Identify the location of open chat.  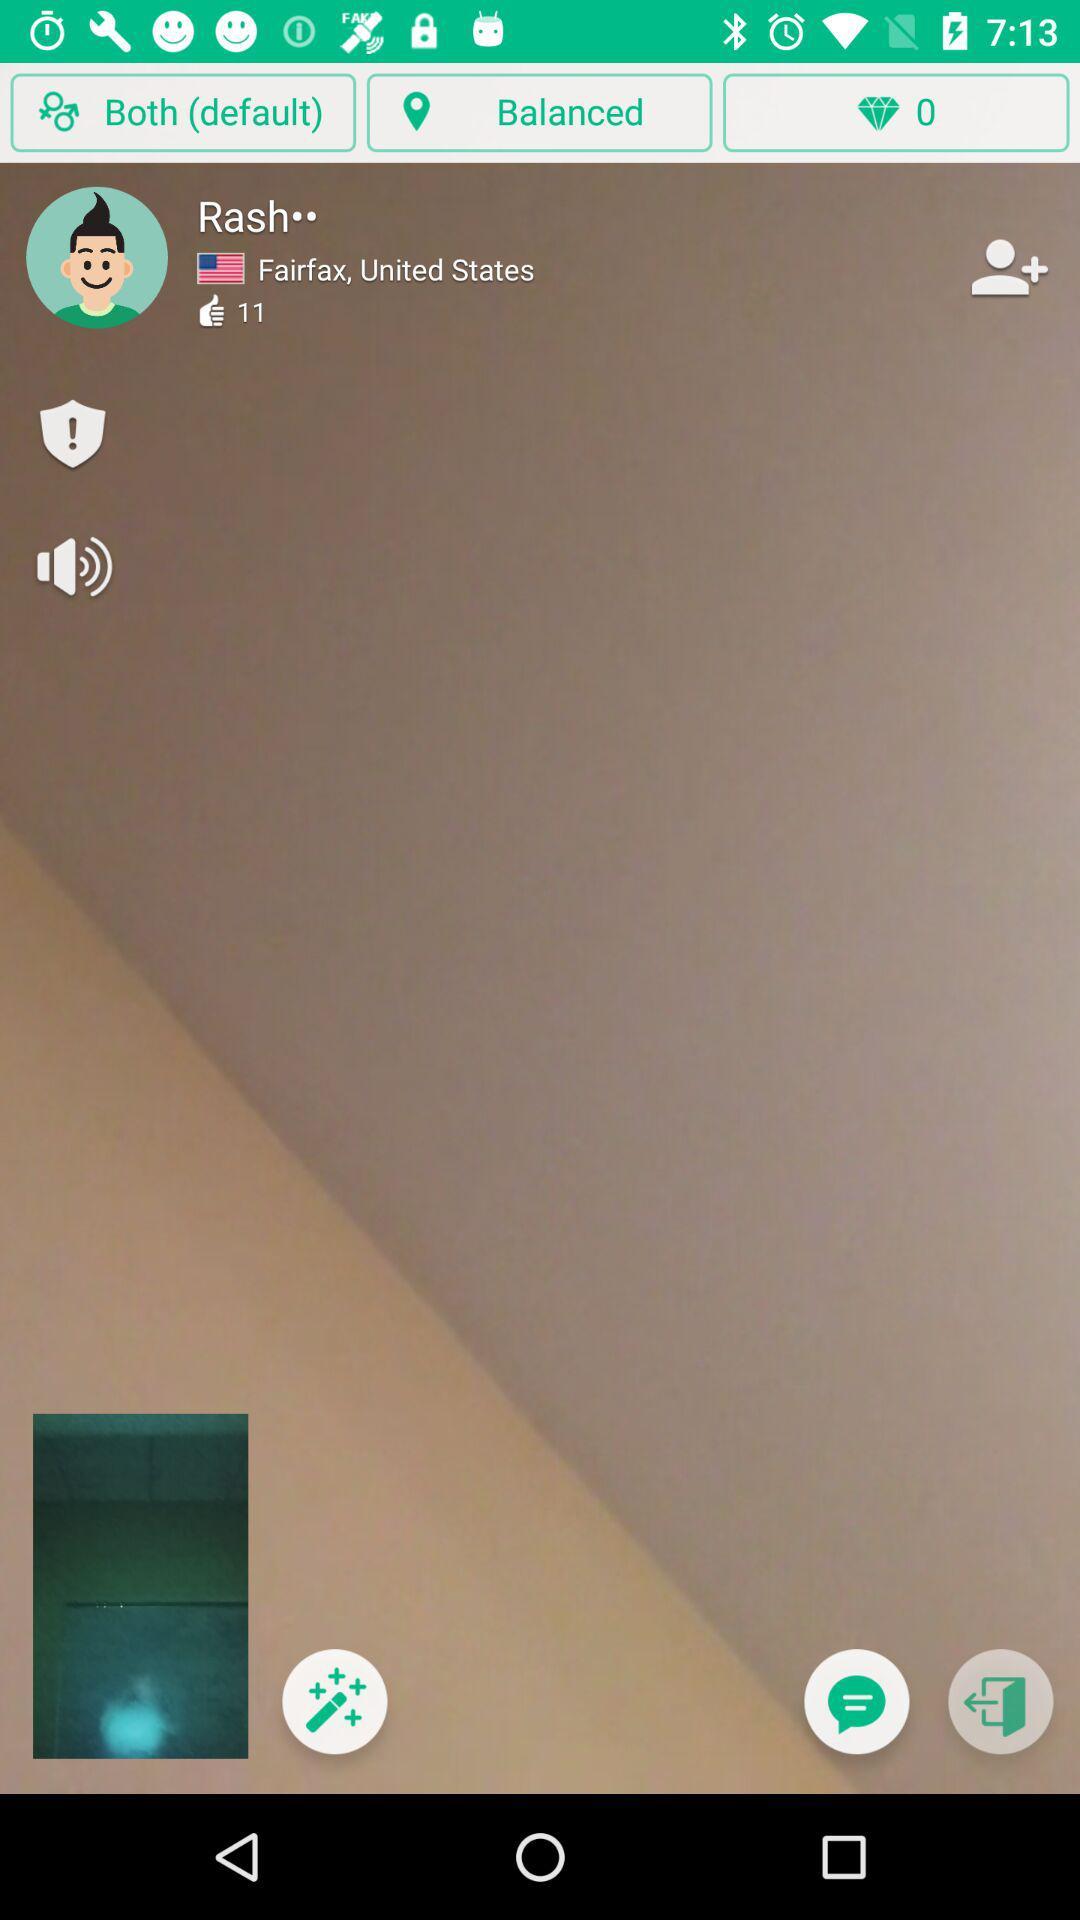
(855, 1713).